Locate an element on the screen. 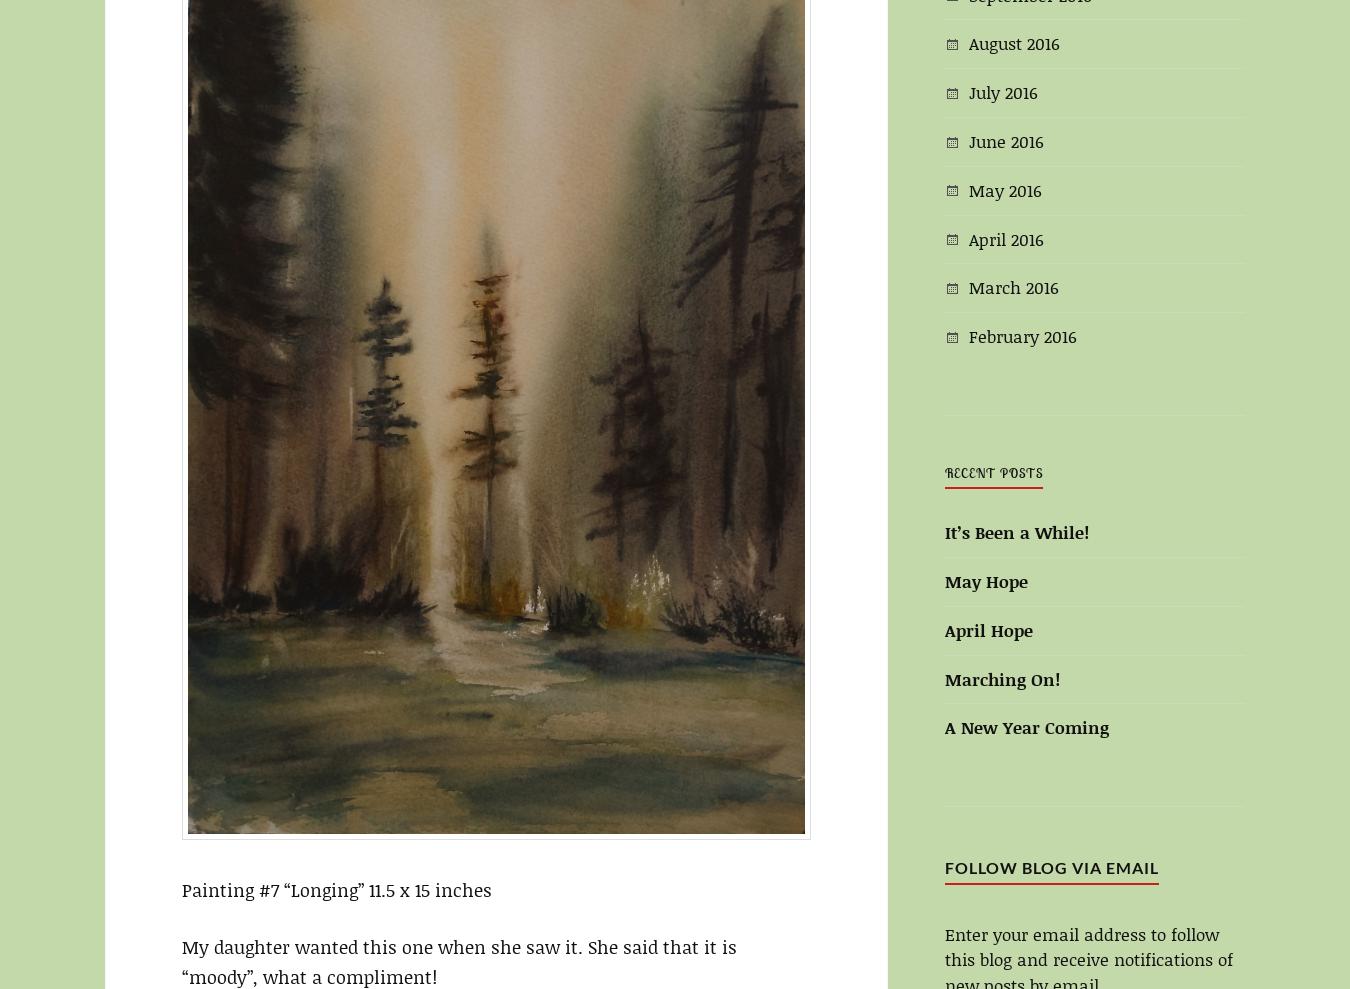 The width and height of the screenshot is (1350, 989). 'March 2016' is located at coordinates (1013, 287).